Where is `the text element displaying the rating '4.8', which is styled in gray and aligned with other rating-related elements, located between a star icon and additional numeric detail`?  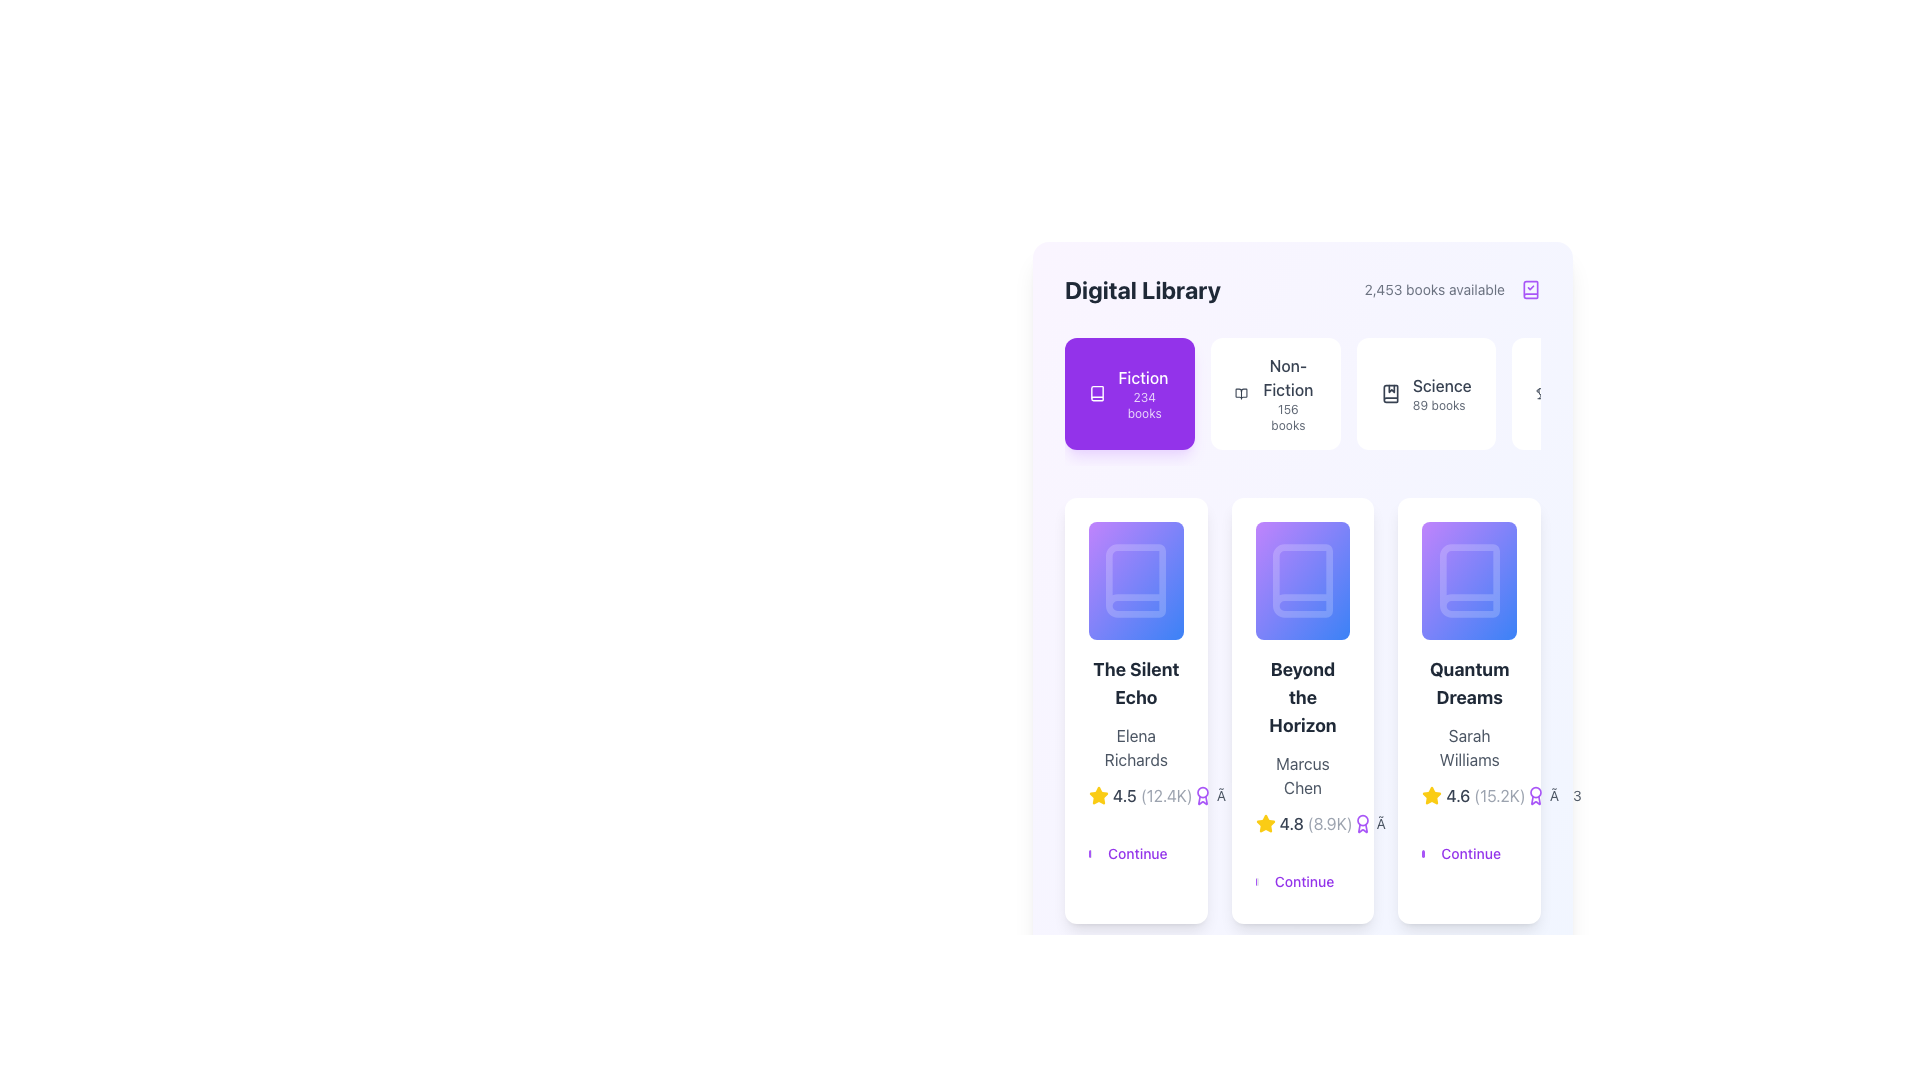 the text element displaying the rating '4.8', which is styled in gray and aligned with other rating-related elements, located between a star icon and additional numeric detail is located at coordinates (1291, 824).